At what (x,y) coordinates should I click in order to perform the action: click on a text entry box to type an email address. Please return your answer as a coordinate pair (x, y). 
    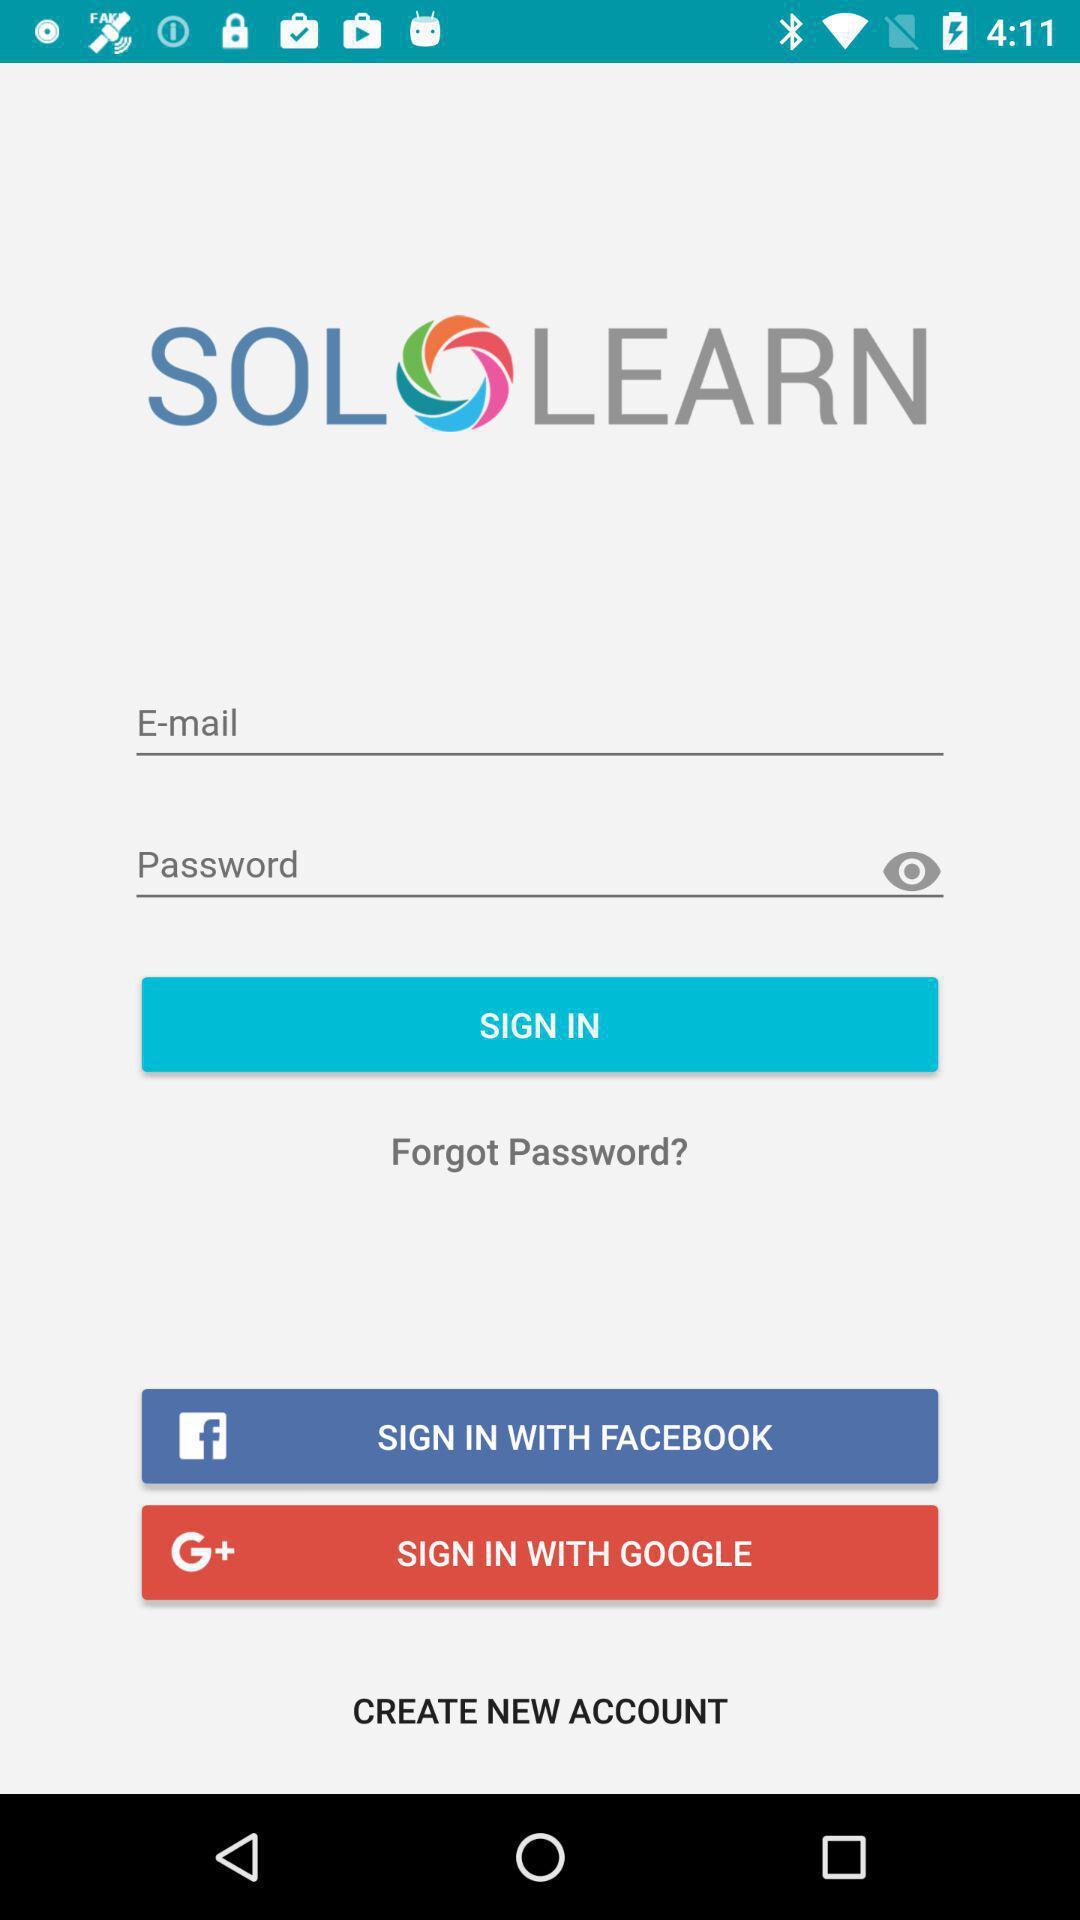
    Looking at the image, I should click on (540, 723).